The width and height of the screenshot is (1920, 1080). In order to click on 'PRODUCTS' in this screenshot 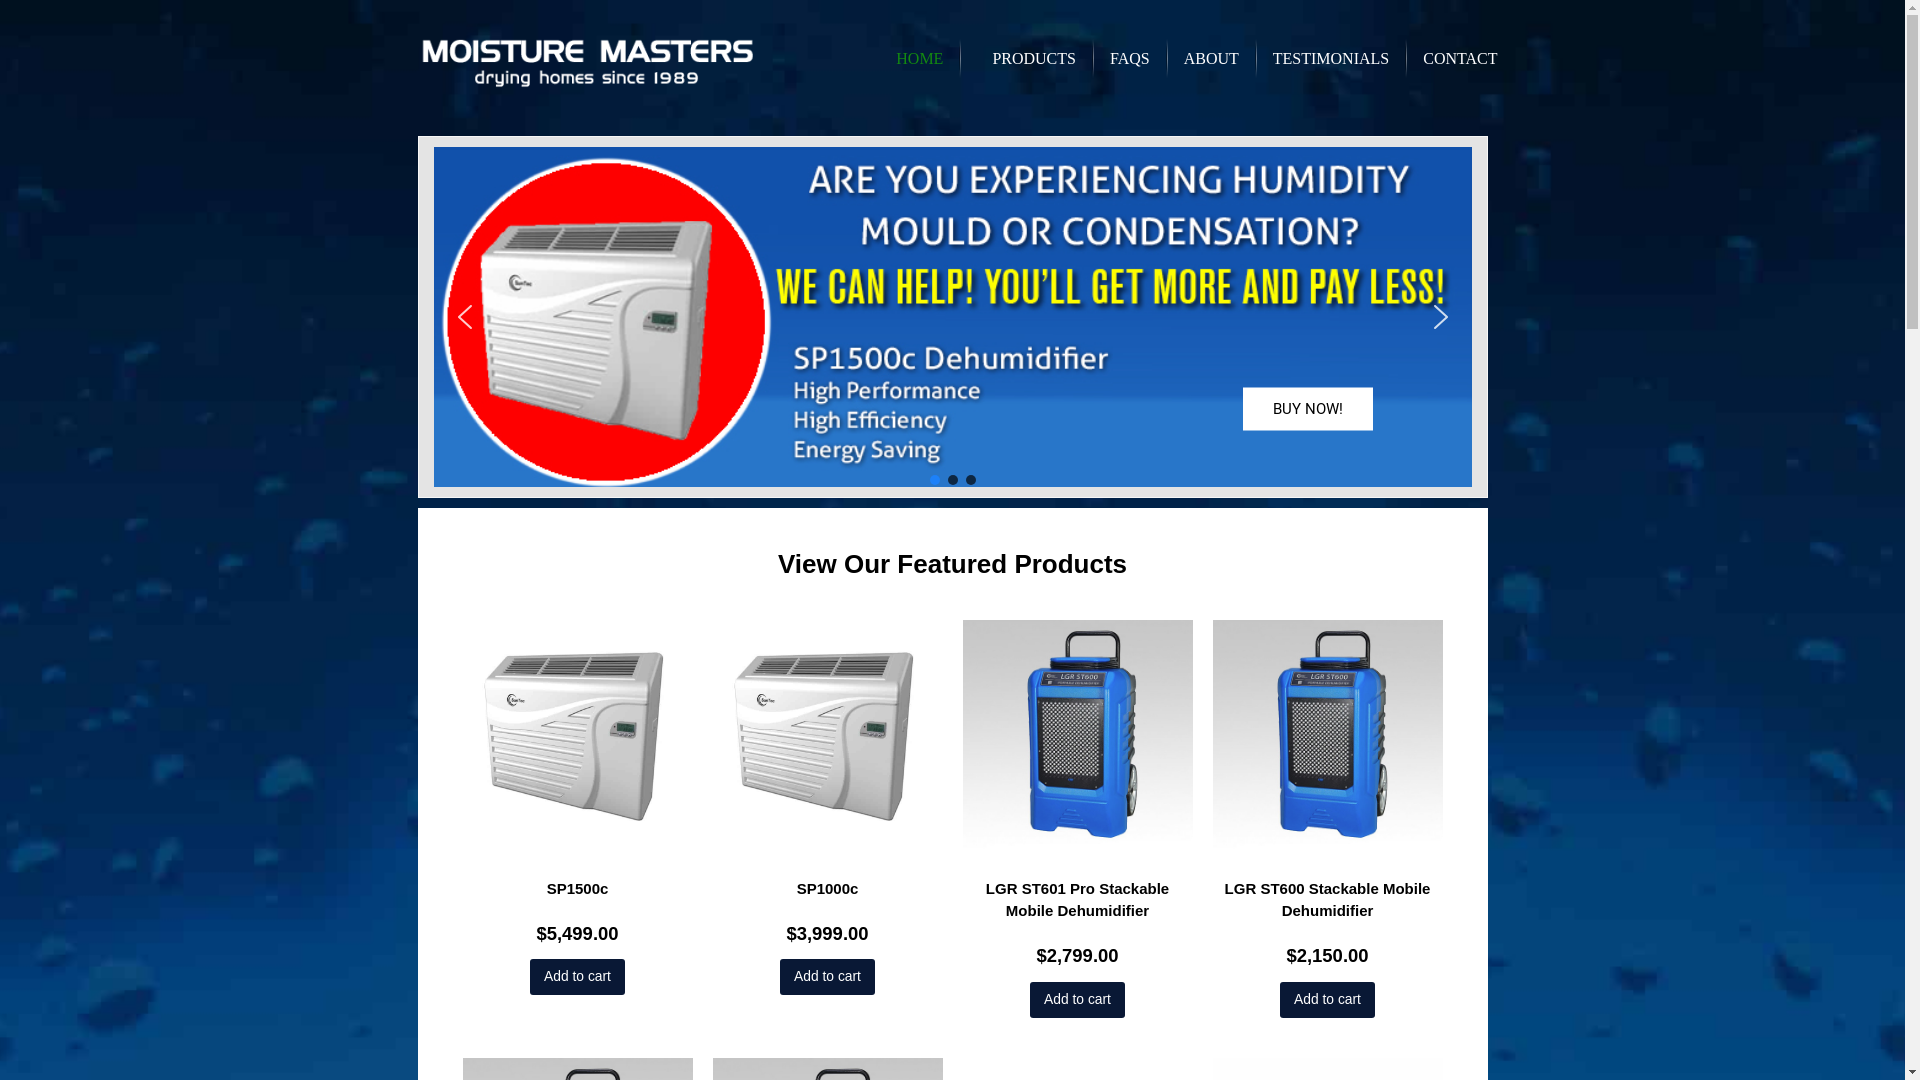, I will do `click(1026, 56)`.